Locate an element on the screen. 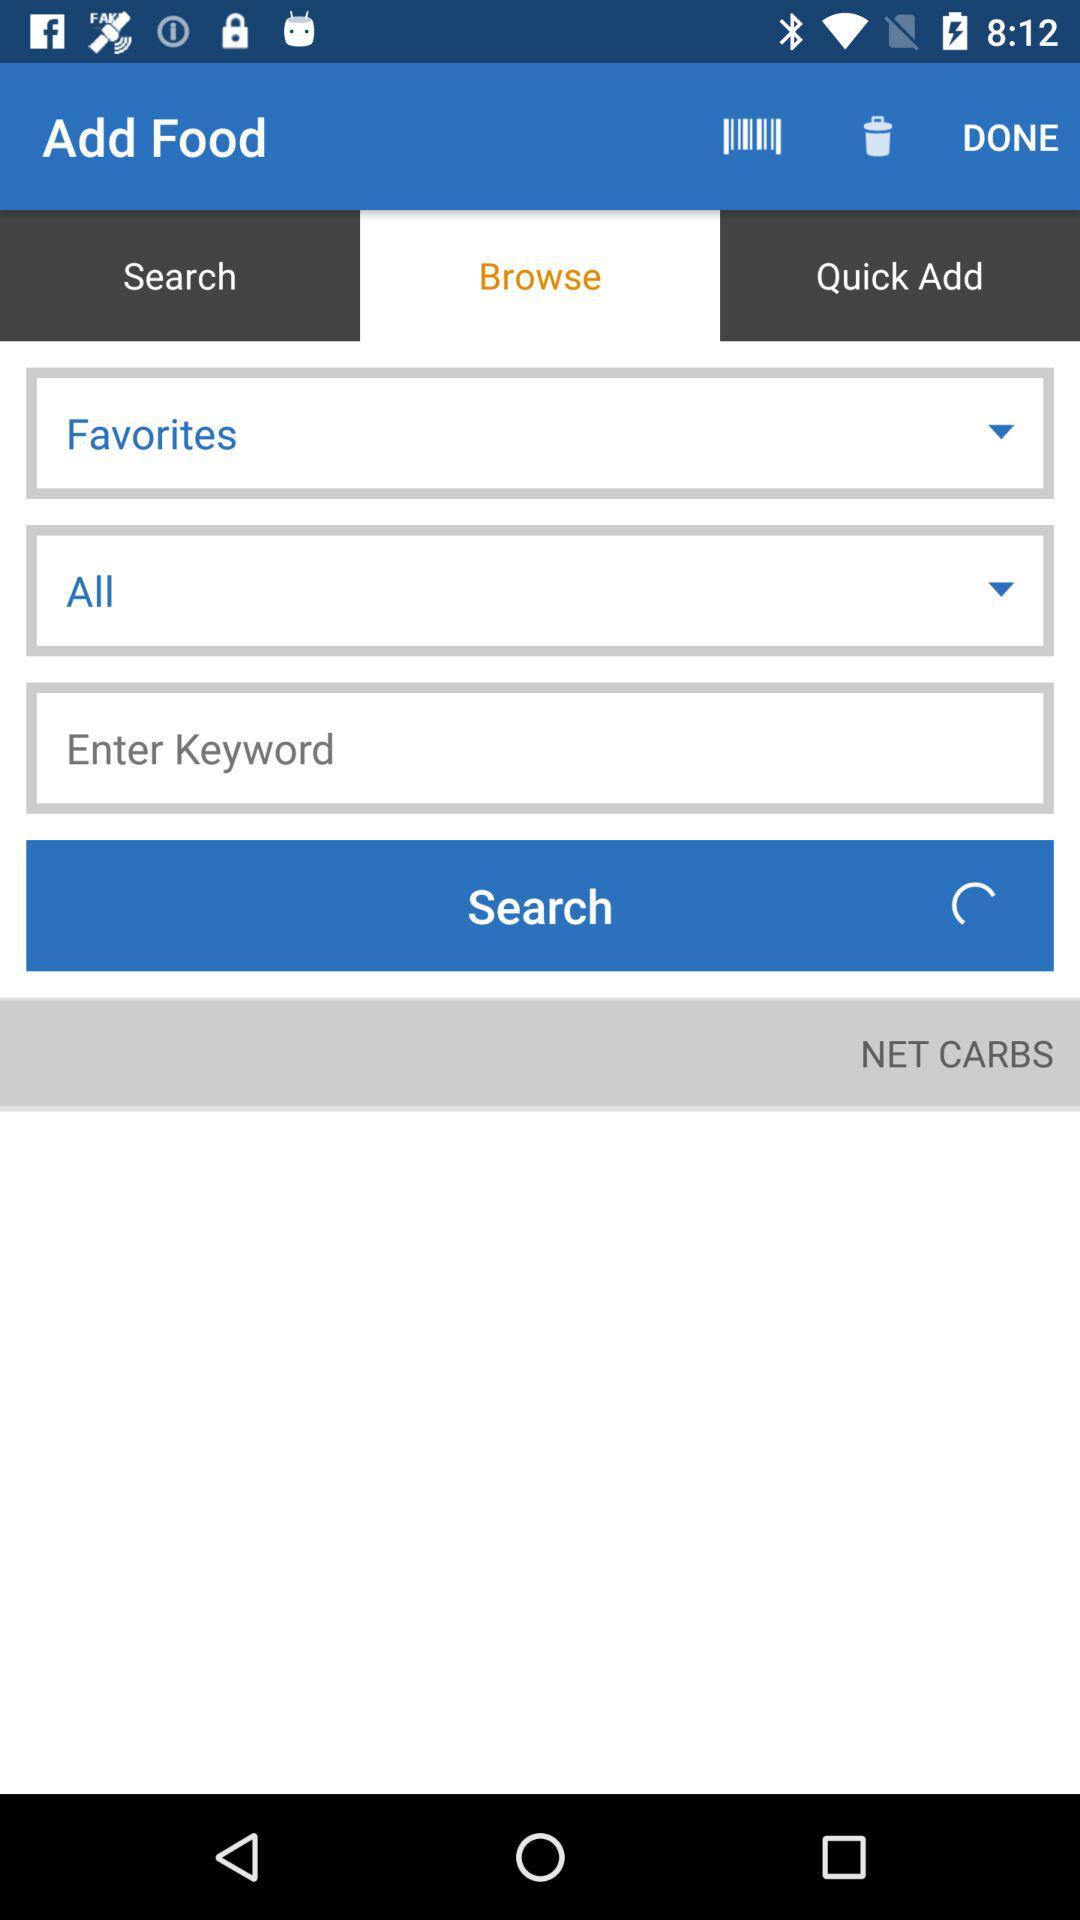 Image resolution: width=1080 pixels, height=1920 pixels. the icon to the right of search item is located at coordinates (752, 135).